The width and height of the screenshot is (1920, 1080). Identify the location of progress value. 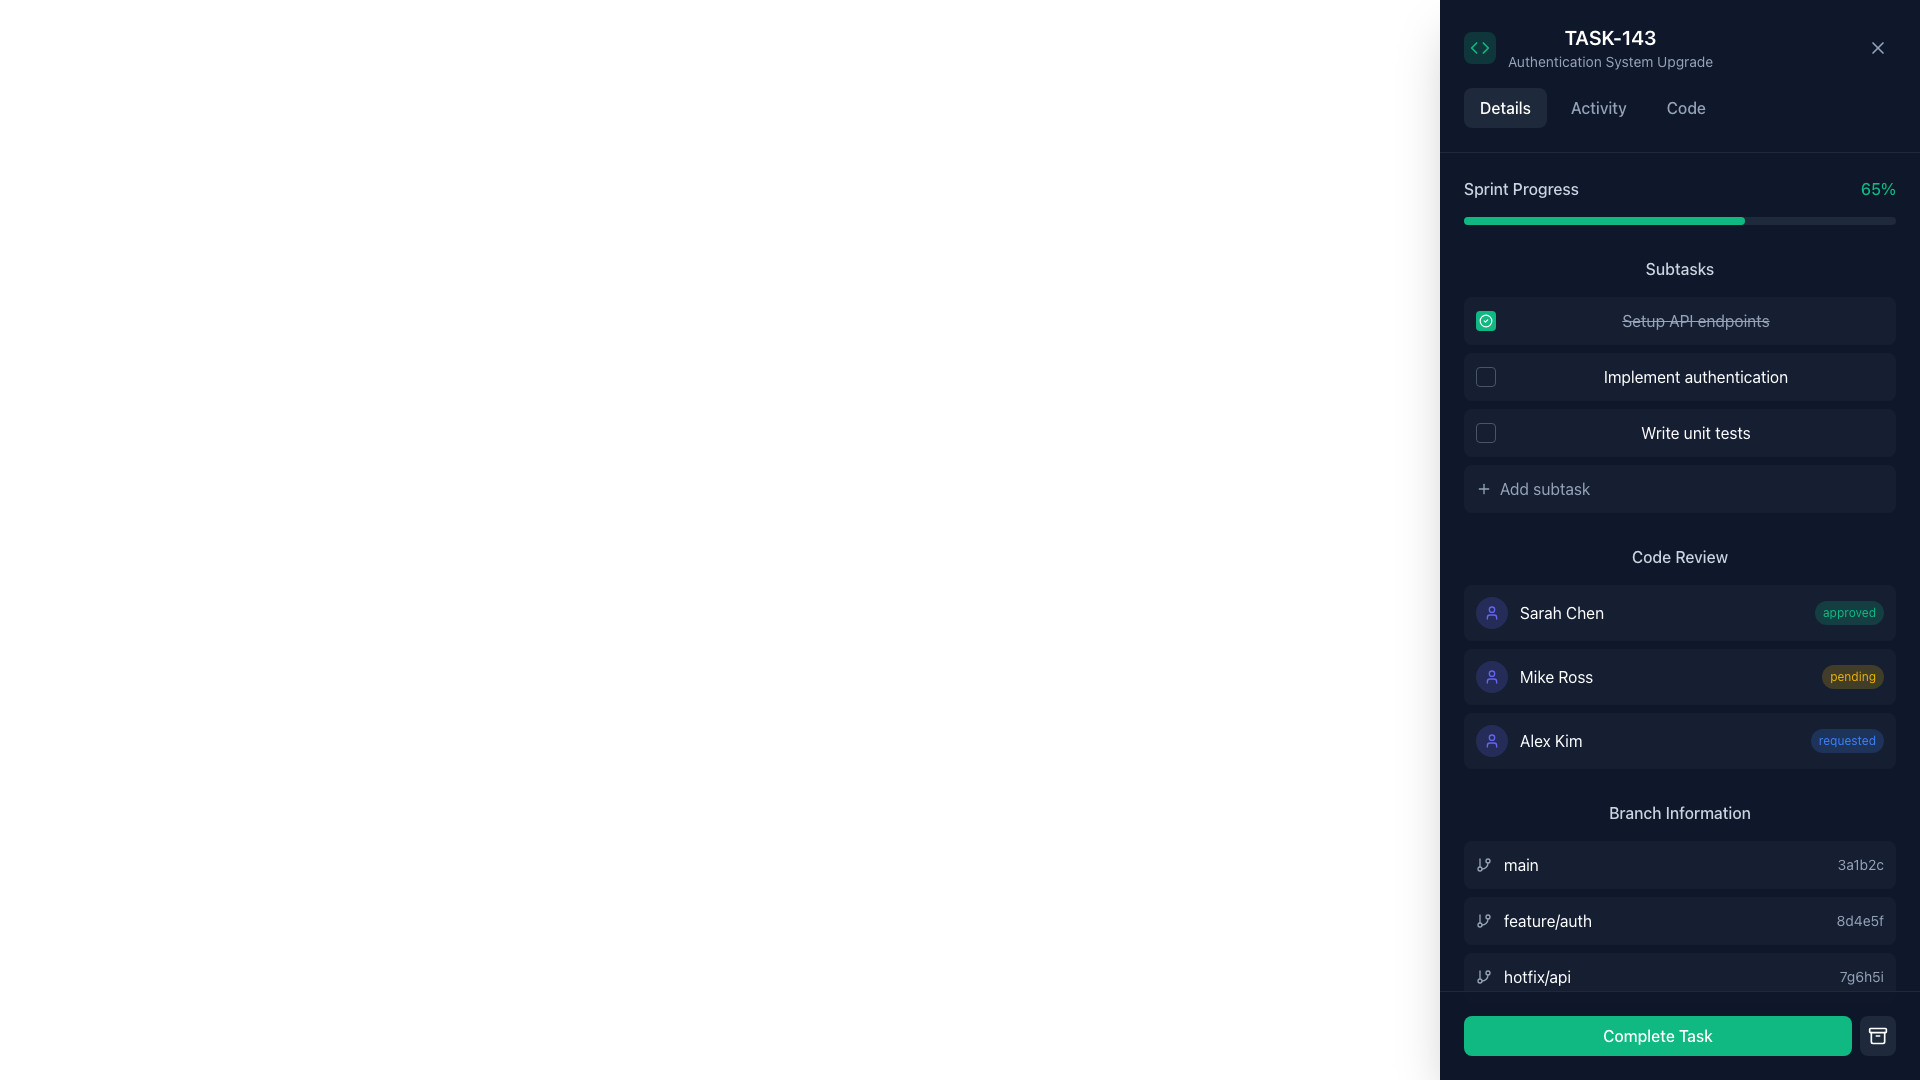
(1588, 220).